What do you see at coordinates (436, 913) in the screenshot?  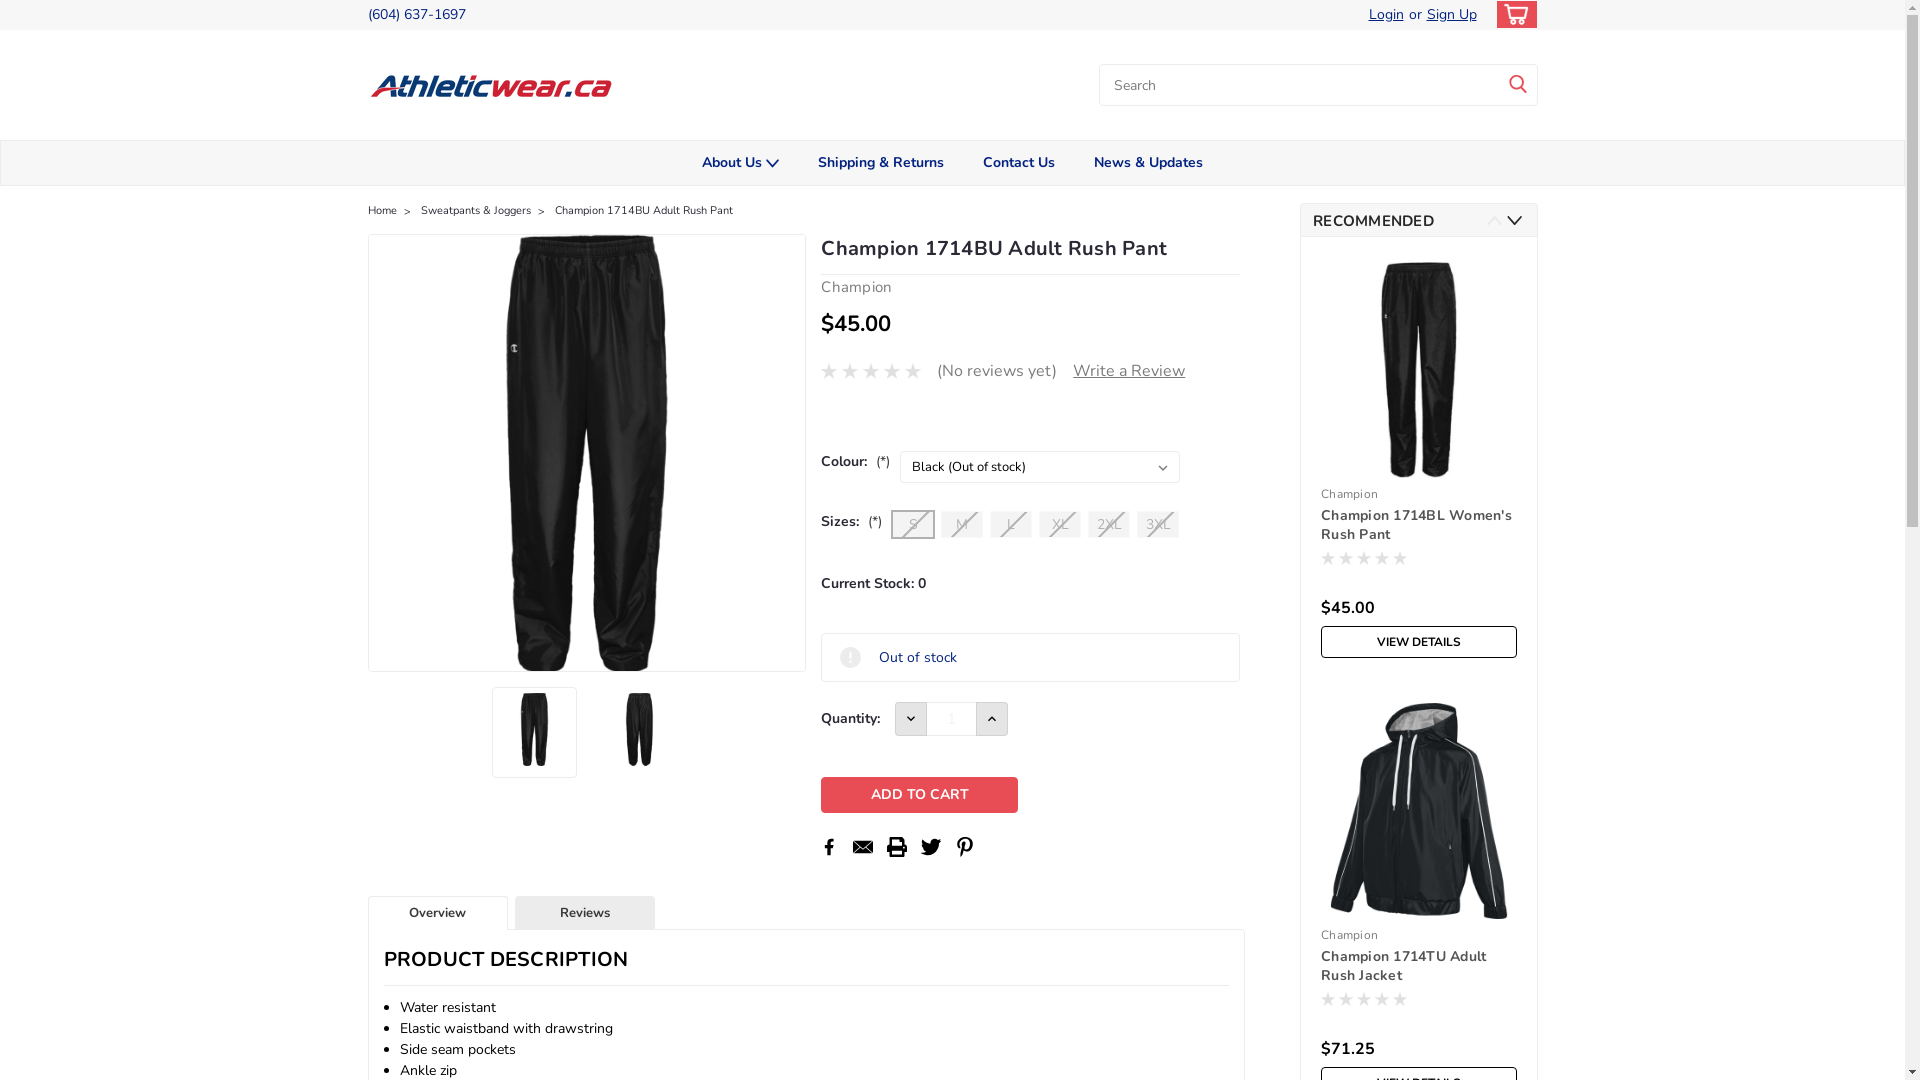 I see `'Overview'` at bounding box center [436, 913].